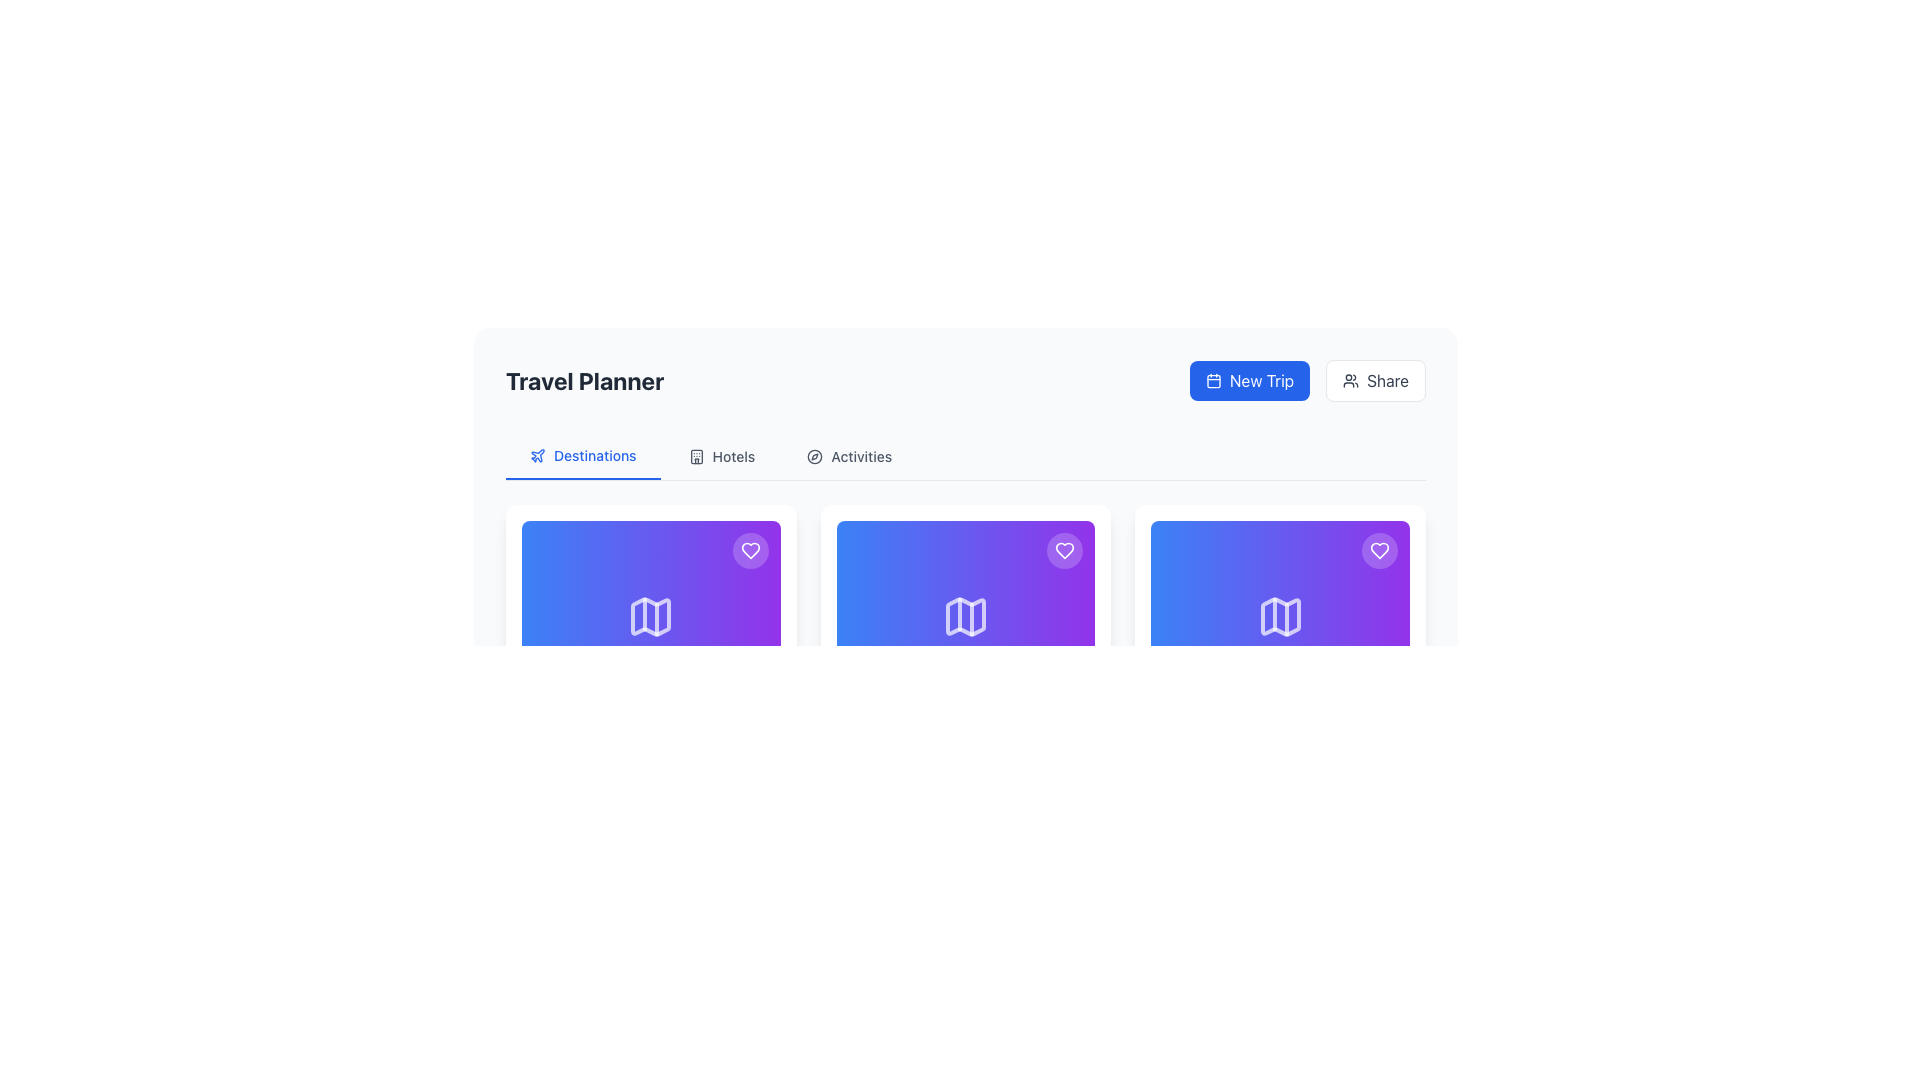  What do you see at coordinates (861, 456) in the screenshot?
I see `the 'Activities' navigation label, which is part of the horizontal navigation bar and positioned to the right of the 'Hotels' item` at bounding box center [861, 456].